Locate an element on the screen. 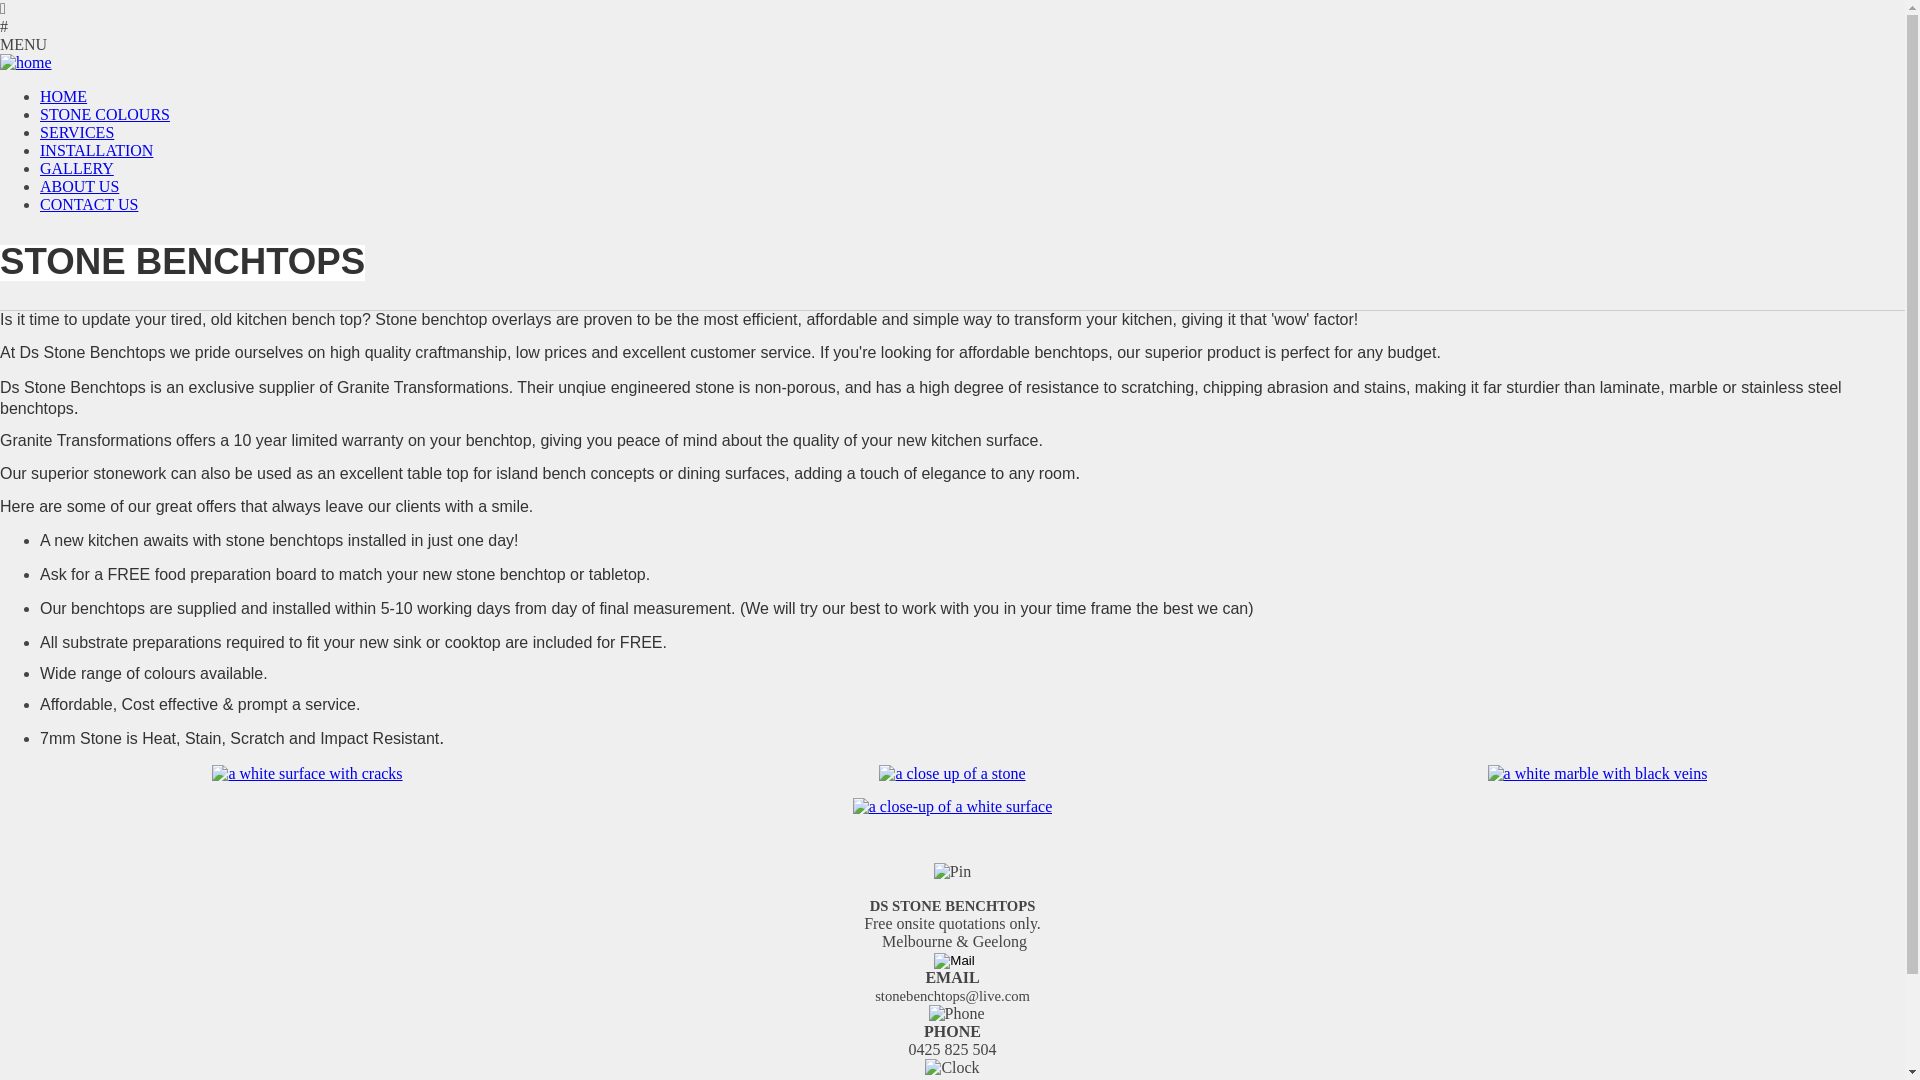 The image size is (1920, 1080). 'CONTACT US' is located at coordinates (88, 204).